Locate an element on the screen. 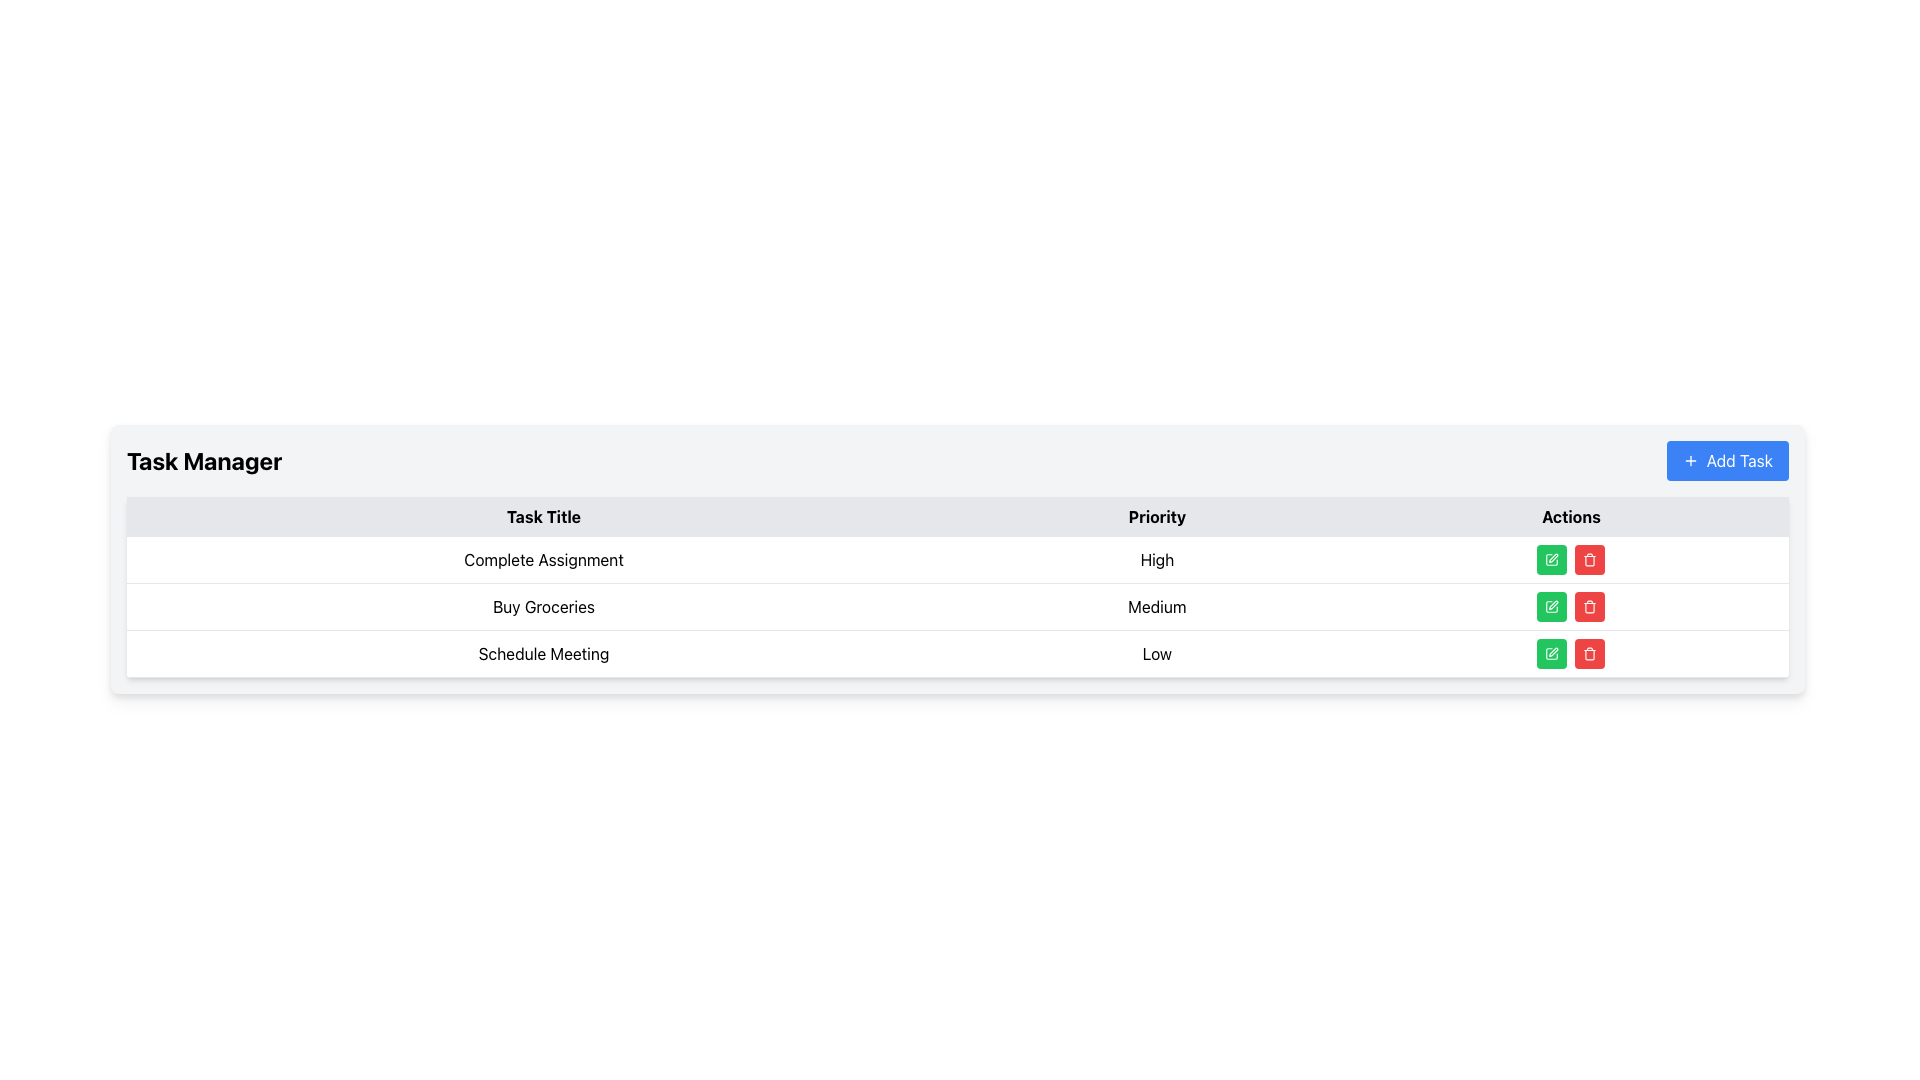 The image size is (1920, 1080). the text label 'Task Title' which is displayed in bold black text in a light gray background, located in the first column of the header row above a table is located at coordinates (543, 515).